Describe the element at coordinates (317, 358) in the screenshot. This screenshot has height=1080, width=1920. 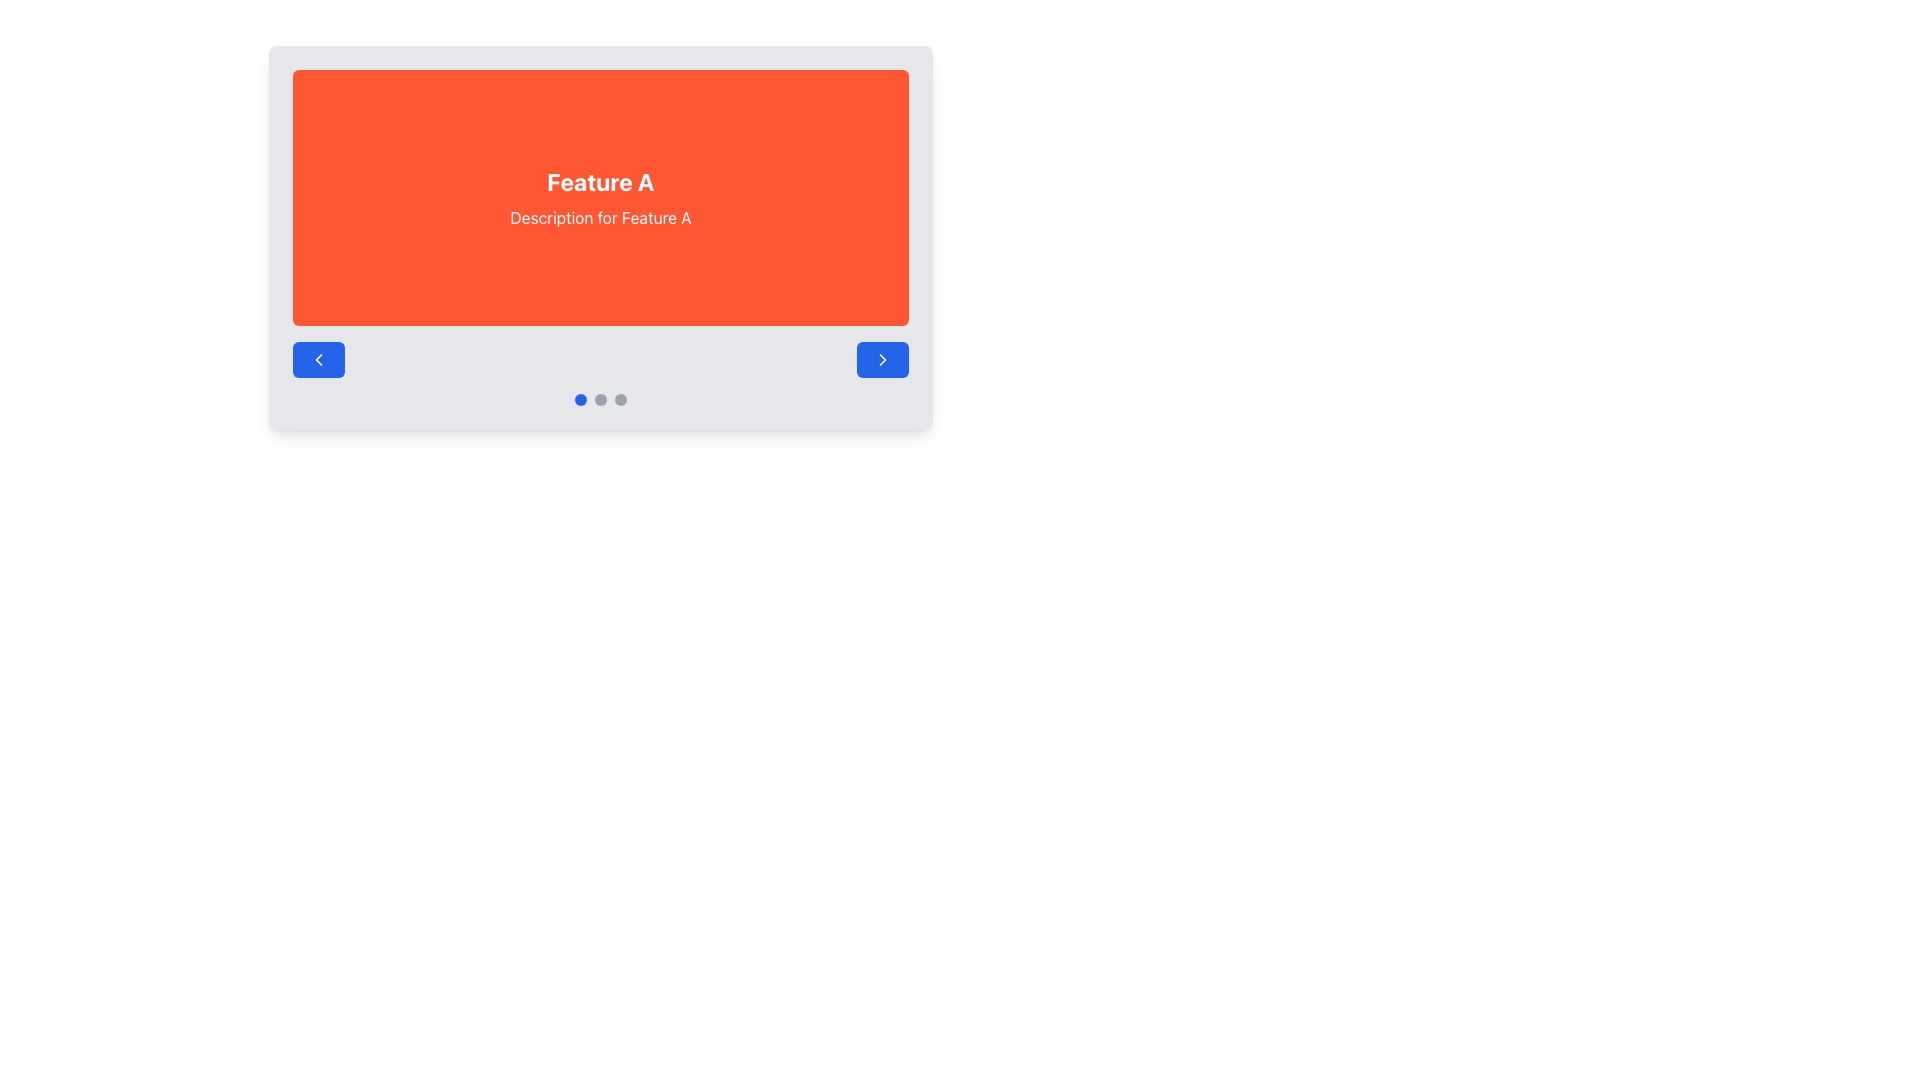
I see `the left-facing chevron icon located within the blue circular button on the left side of the navigation control area to invoke navigation` at that location.